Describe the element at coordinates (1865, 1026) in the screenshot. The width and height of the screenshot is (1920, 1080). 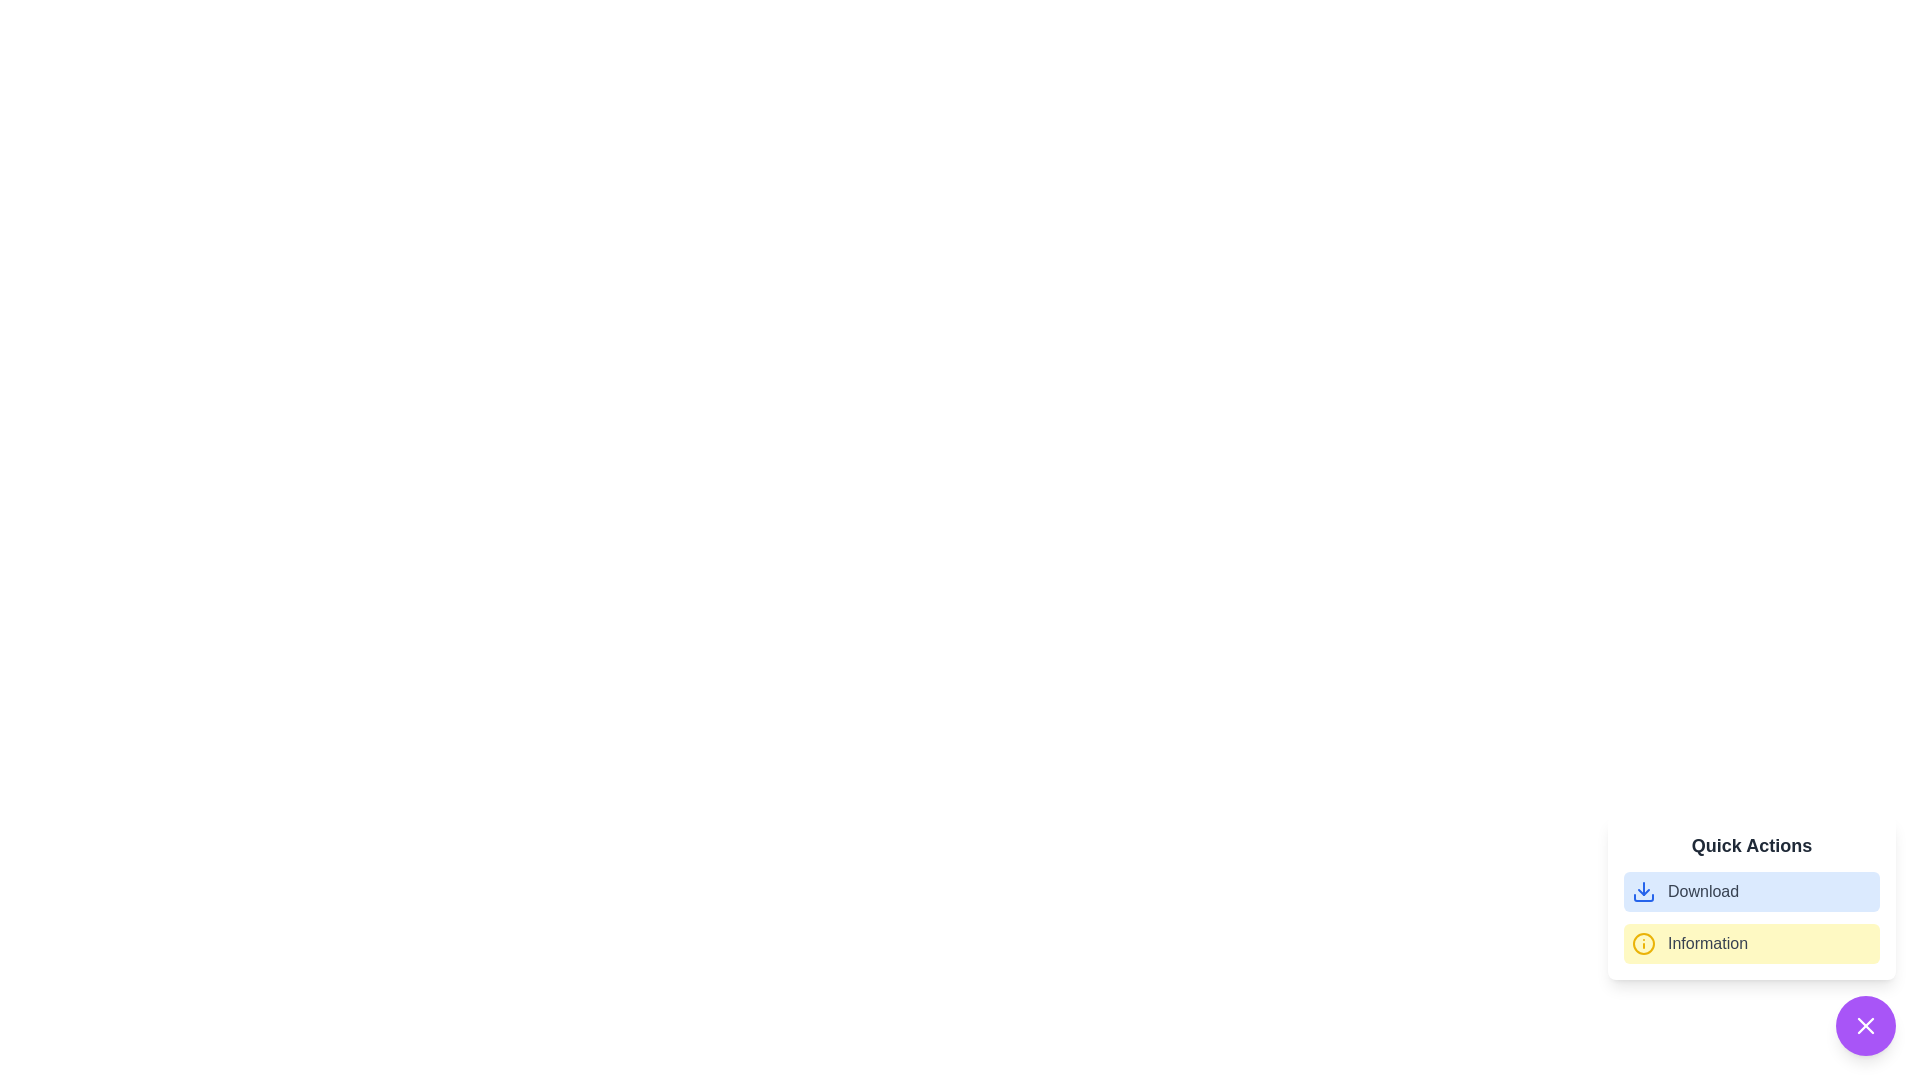
I see `the 'X' icon within the purple circular button located in the bottom-right corner of the interface` at that location.